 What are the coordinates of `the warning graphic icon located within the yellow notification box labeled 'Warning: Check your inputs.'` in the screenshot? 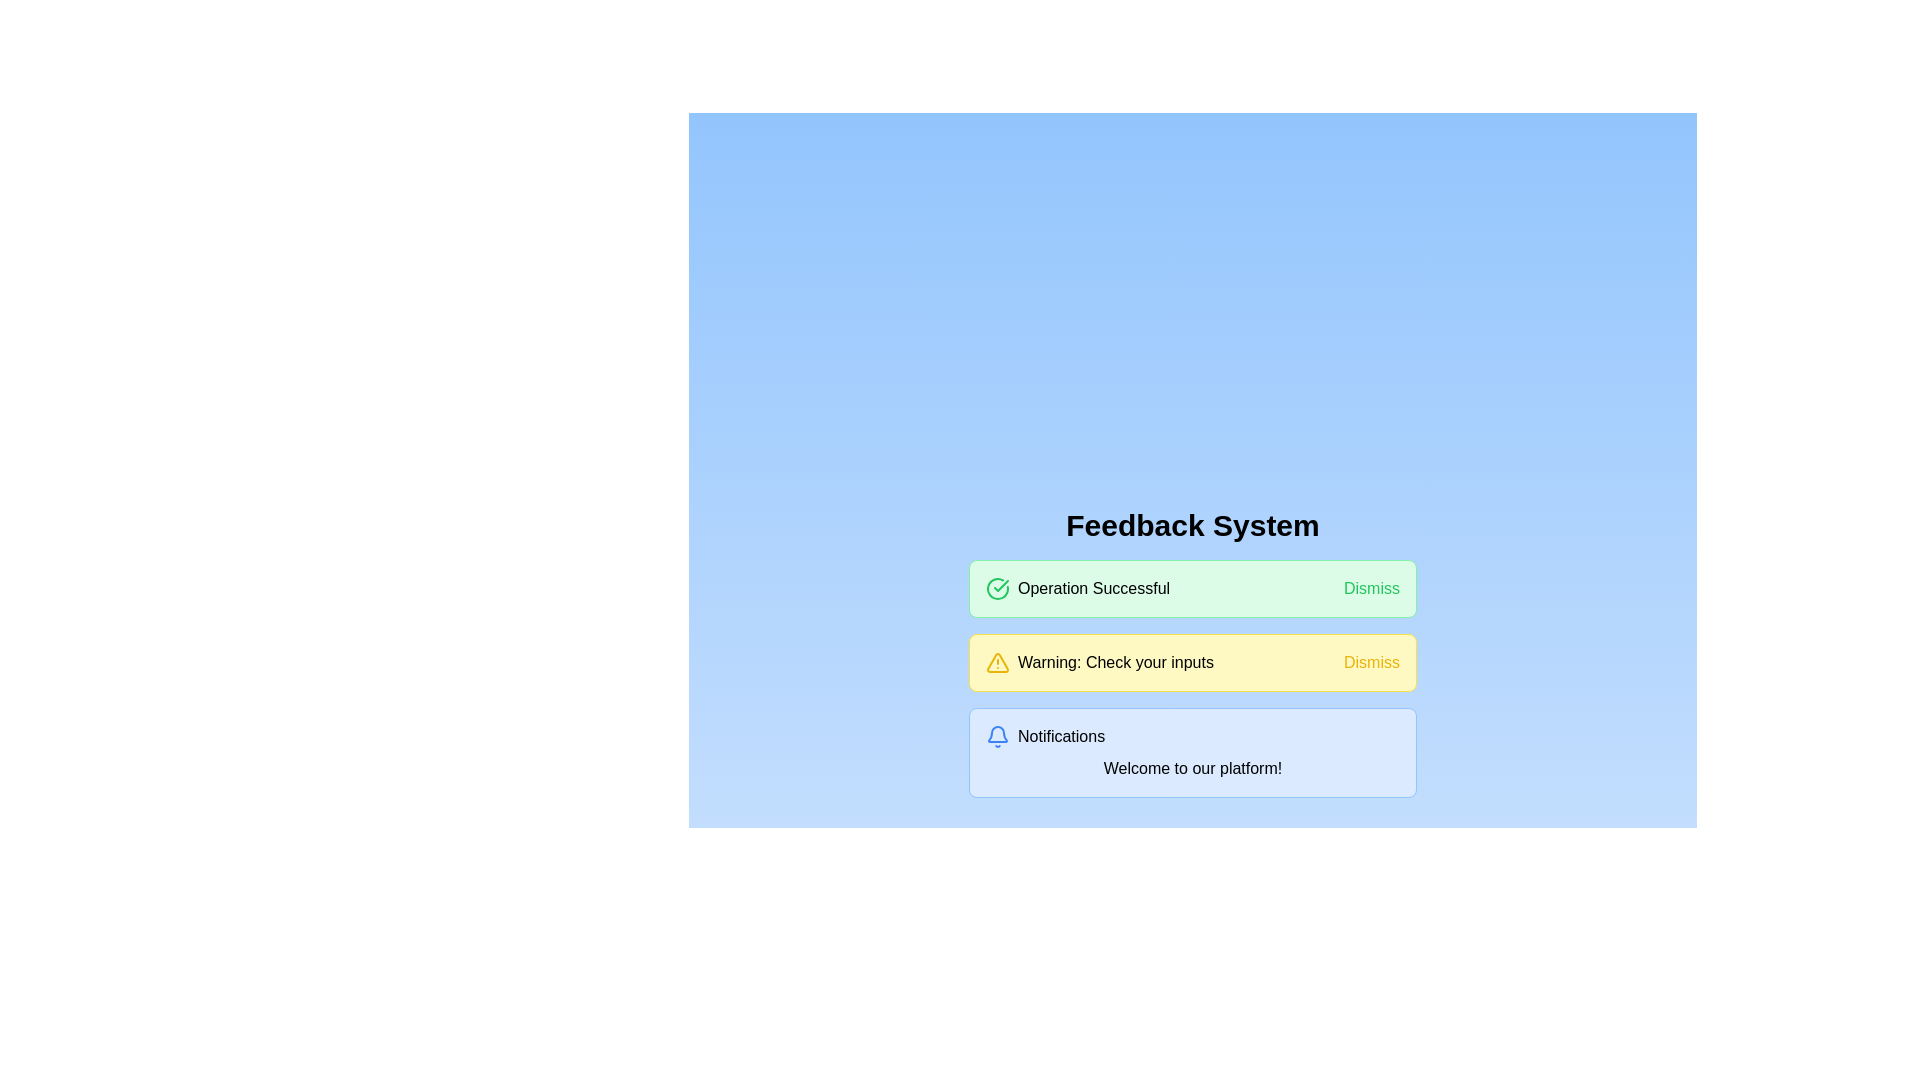 It's located at (998, 663).